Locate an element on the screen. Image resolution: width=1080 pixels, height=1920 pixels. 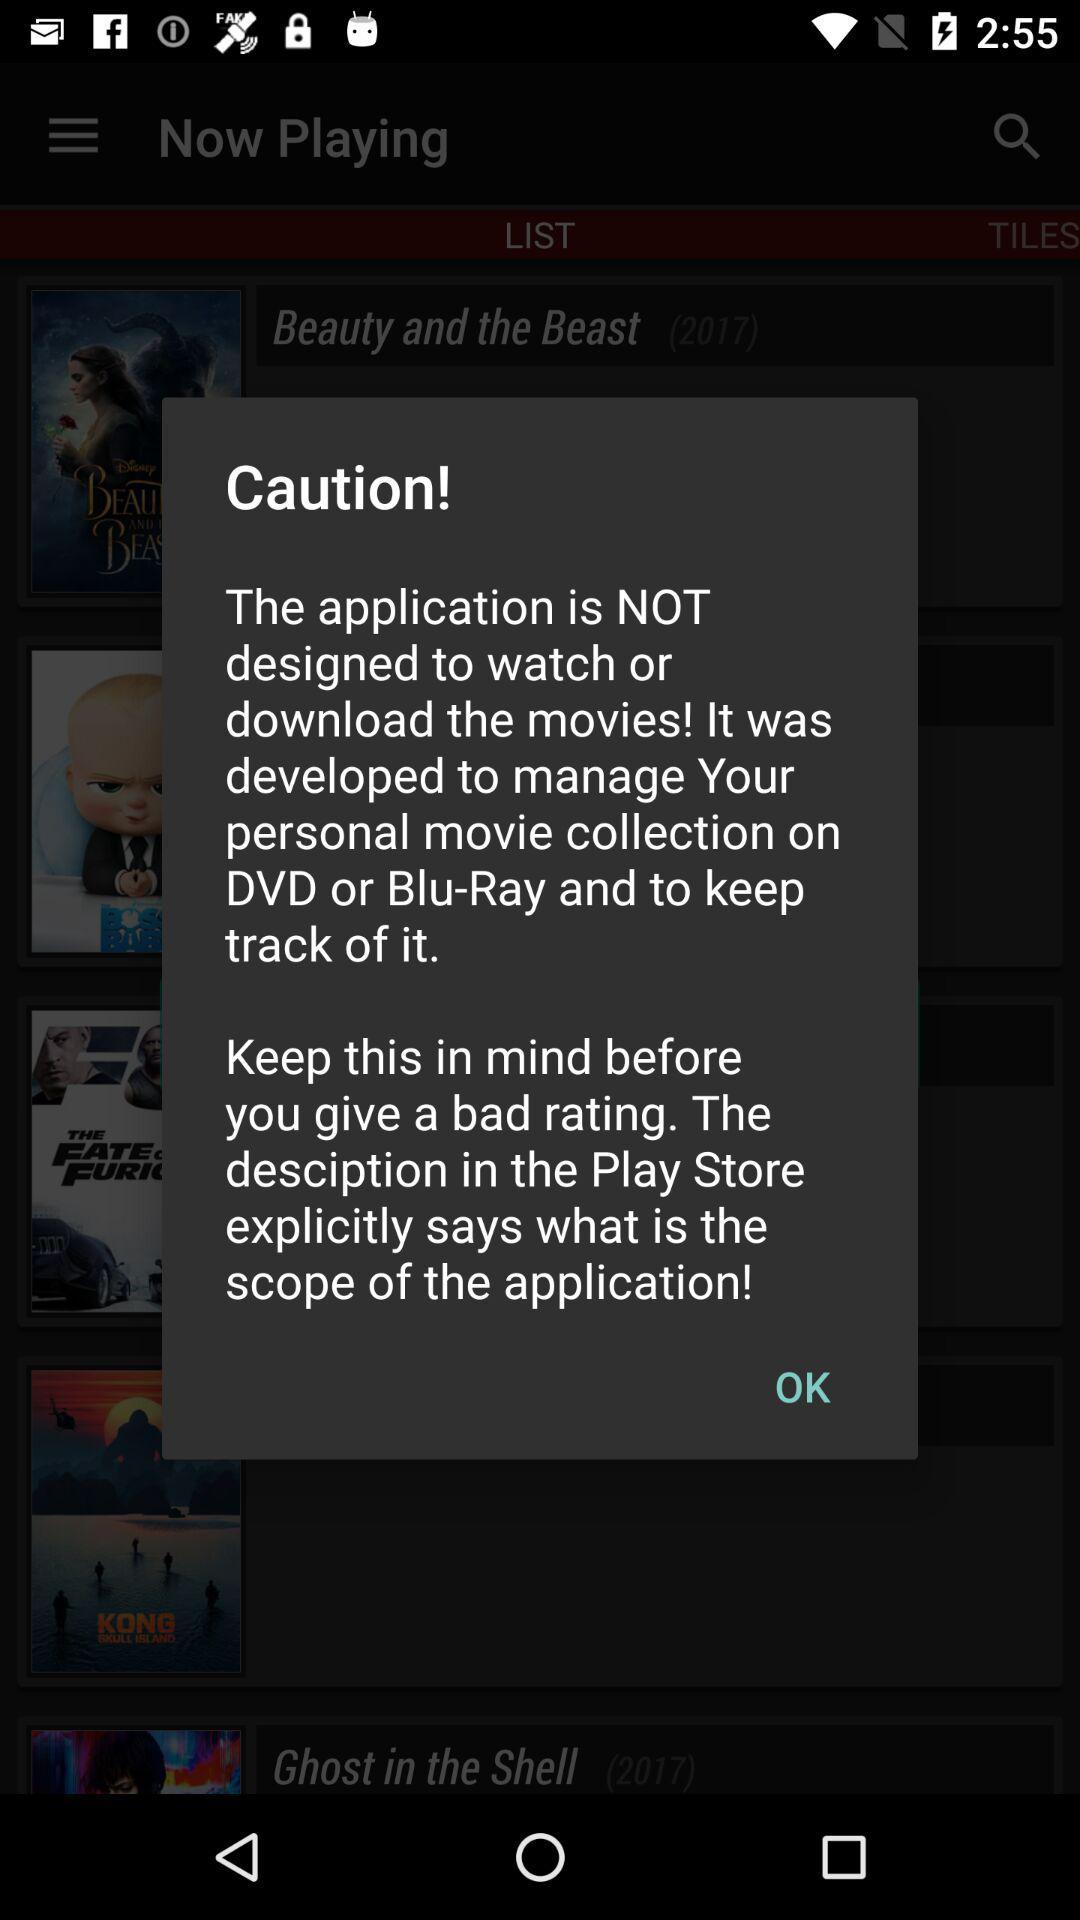
the item below the the application is item is located at coordinates (801, 1385).